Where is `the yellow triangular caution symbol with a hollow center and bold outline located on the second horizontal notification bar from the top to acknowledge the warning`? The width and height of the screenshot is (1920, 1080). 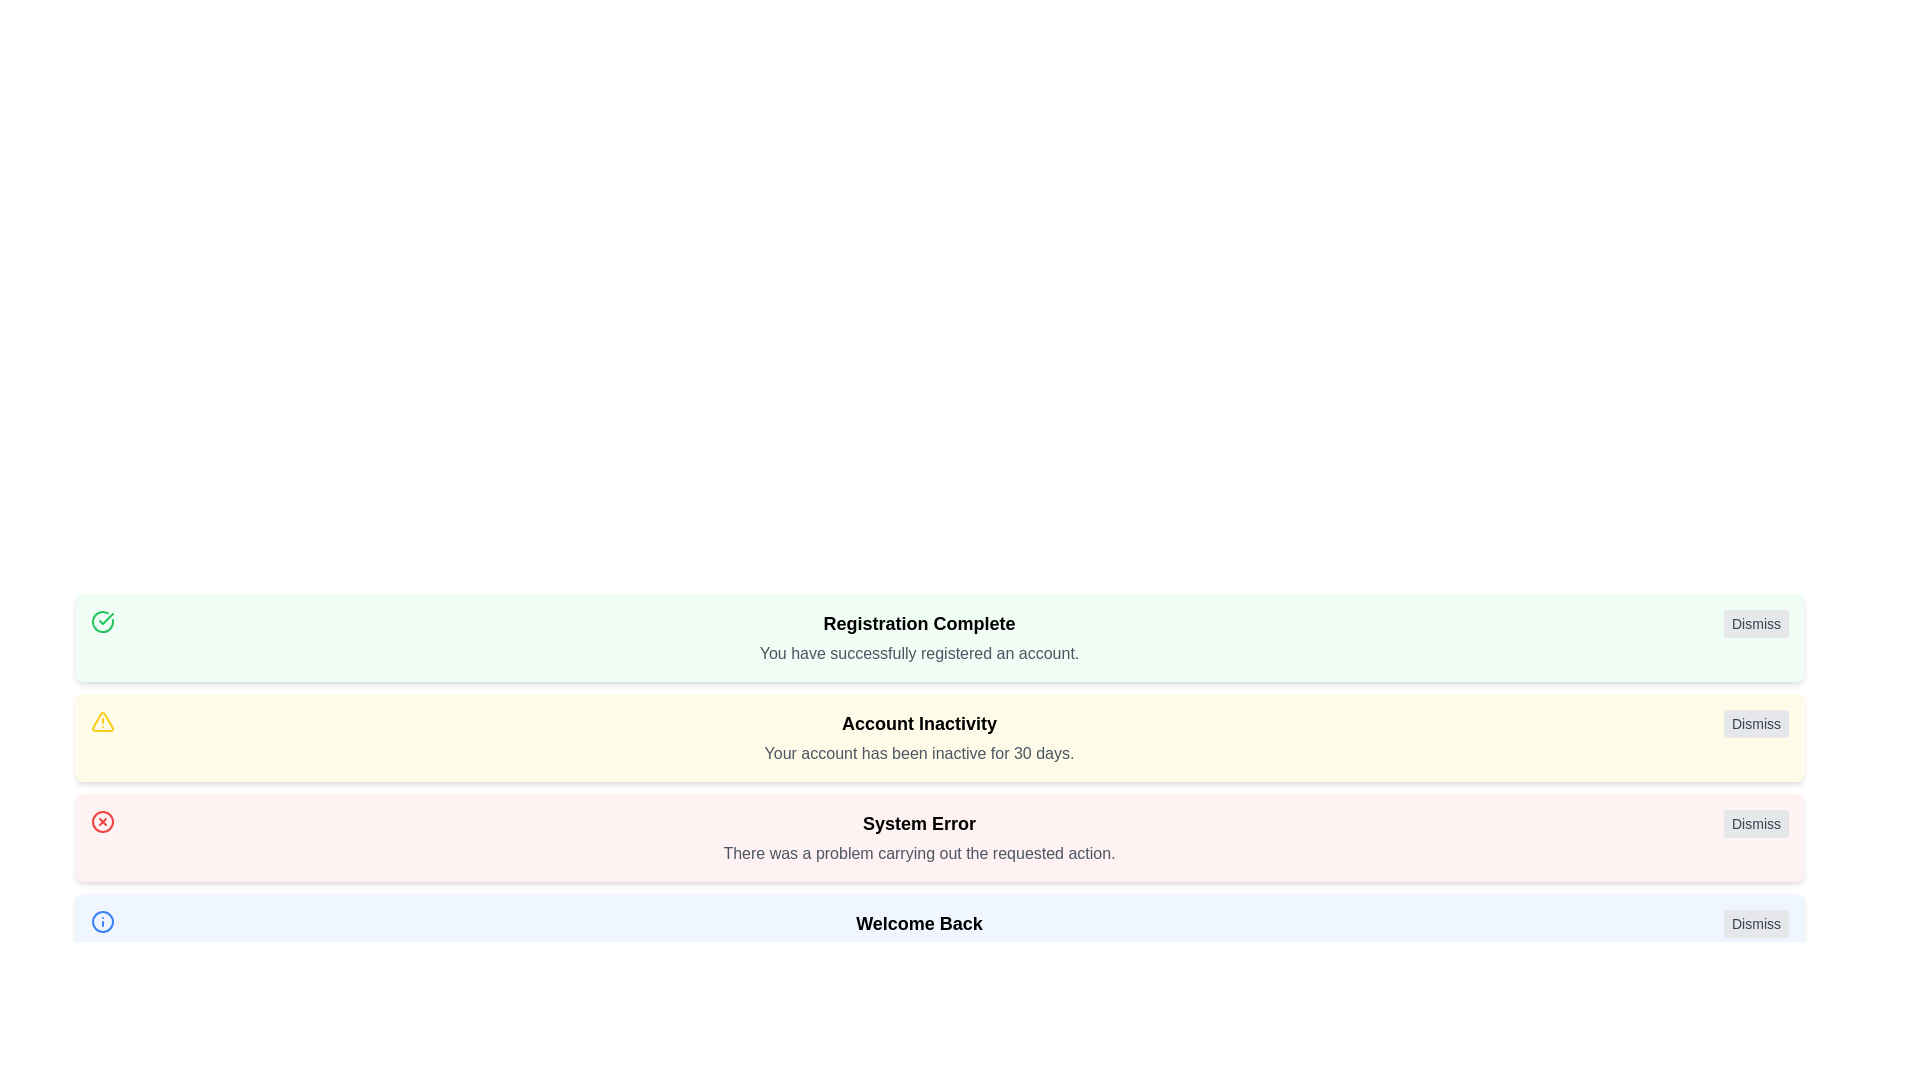 the yellow triangular caution symbol with a hollow center and bold outline located on the second horizontal notification bar from the top to acknowledge the warning is located at coordinates (101, 721).